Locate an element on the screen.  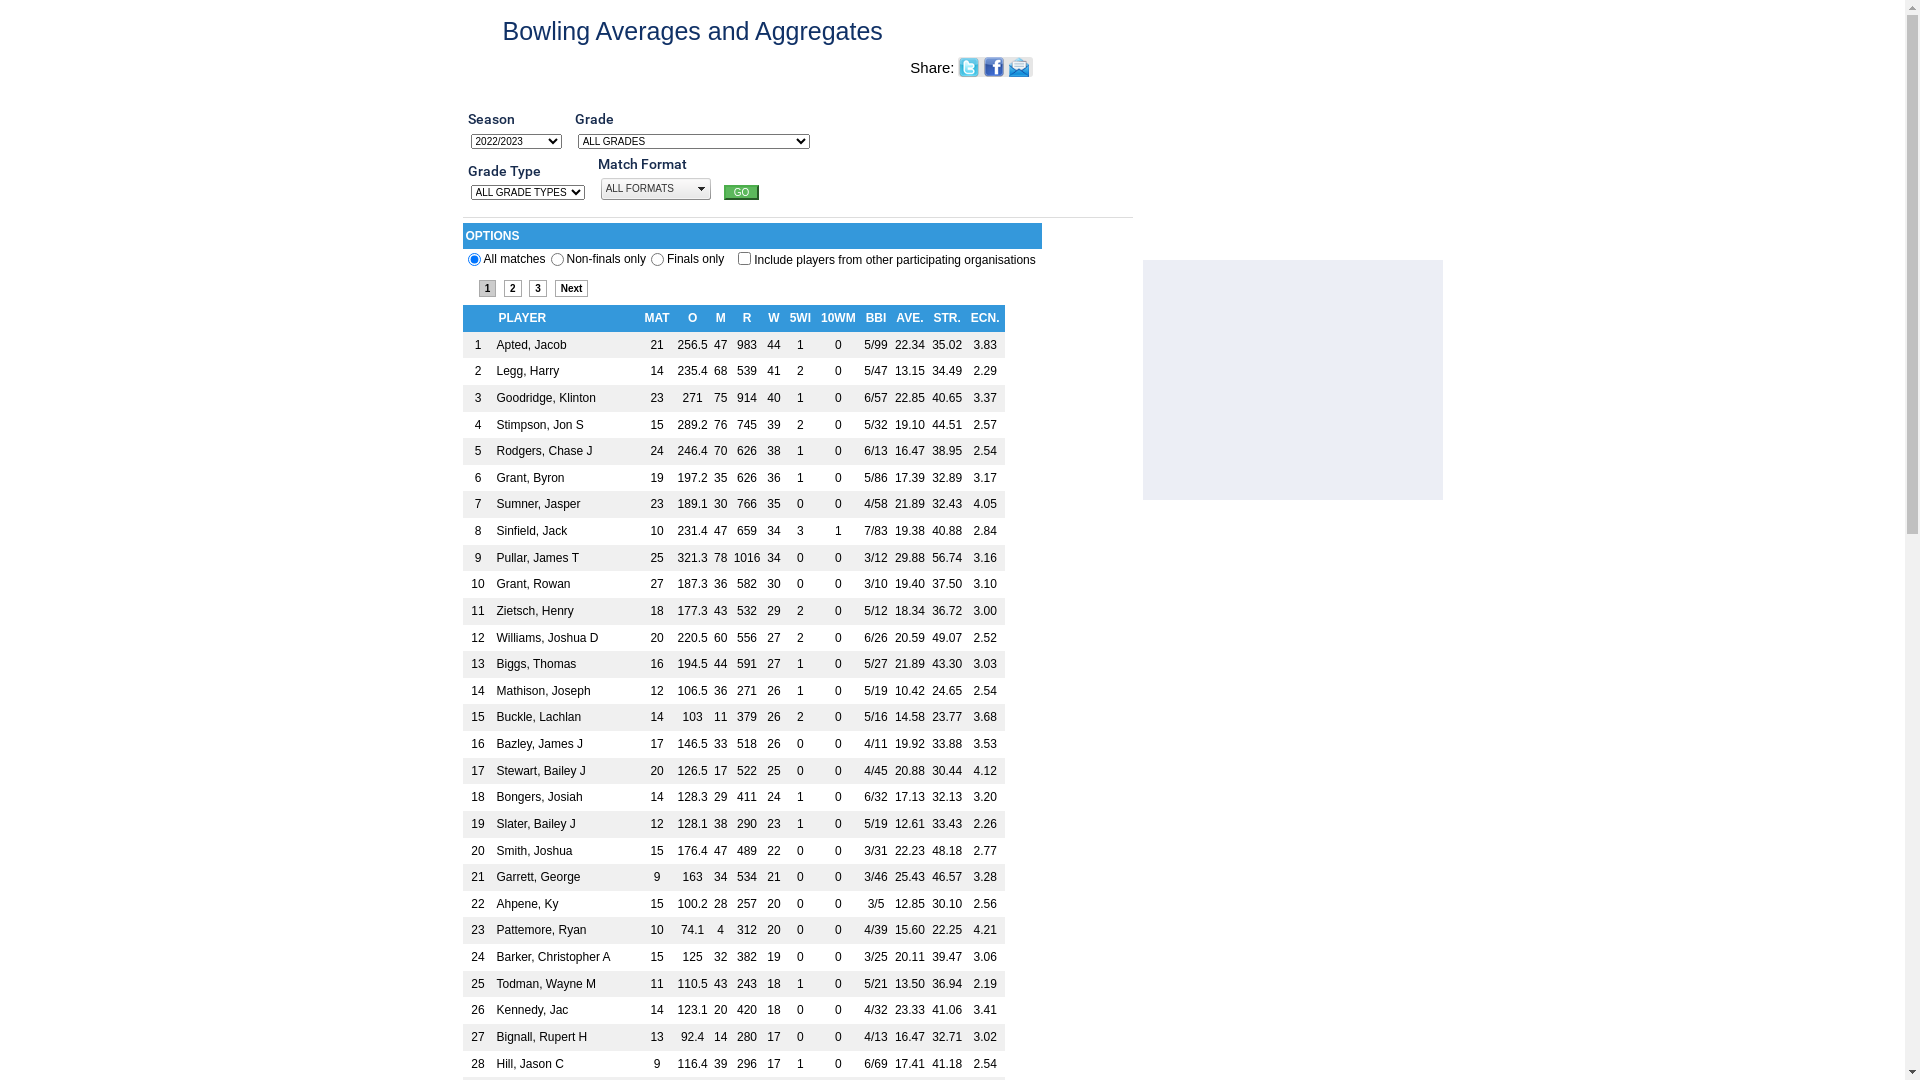
'1' is located at coordinates (557, 258).